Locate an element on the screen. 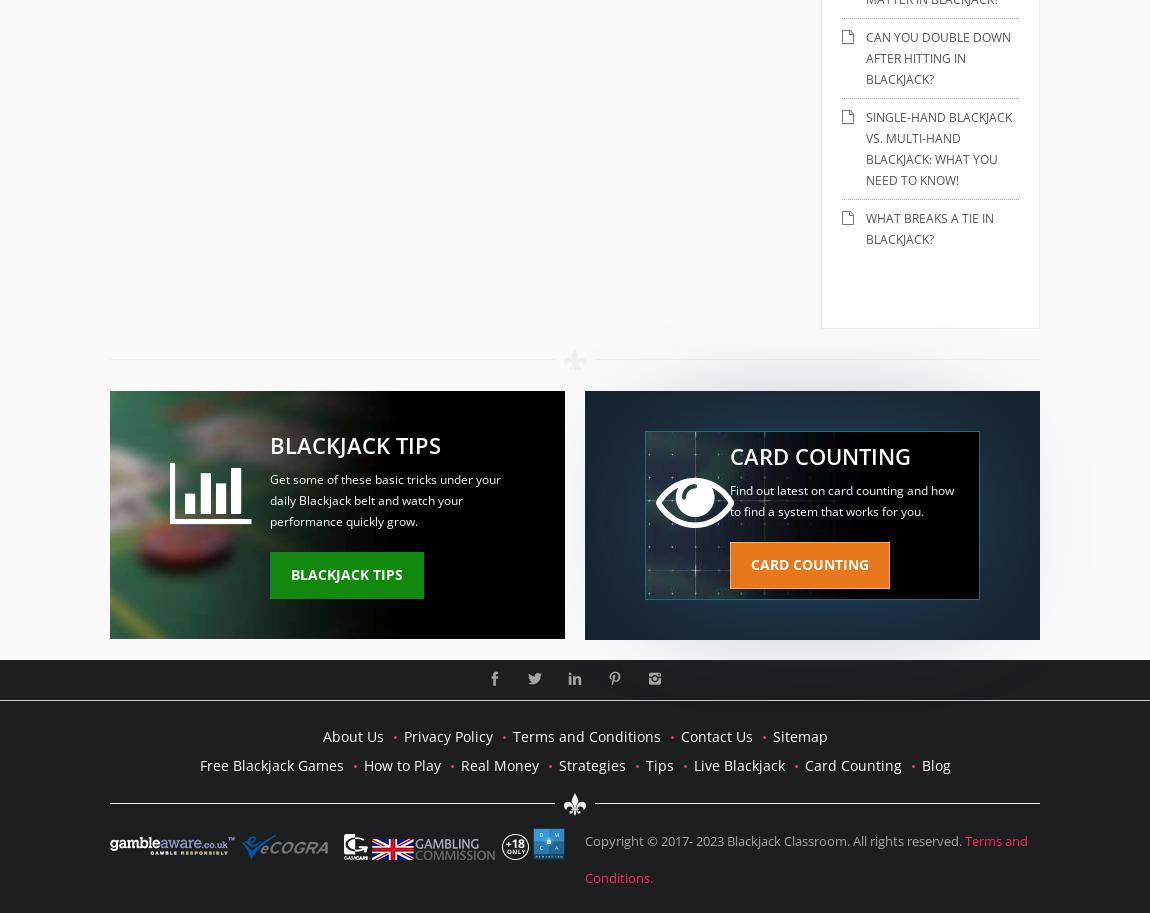 The height and width of the screenshot is (913, 1150). 'Strategies' is located at coordinates (590, 764).